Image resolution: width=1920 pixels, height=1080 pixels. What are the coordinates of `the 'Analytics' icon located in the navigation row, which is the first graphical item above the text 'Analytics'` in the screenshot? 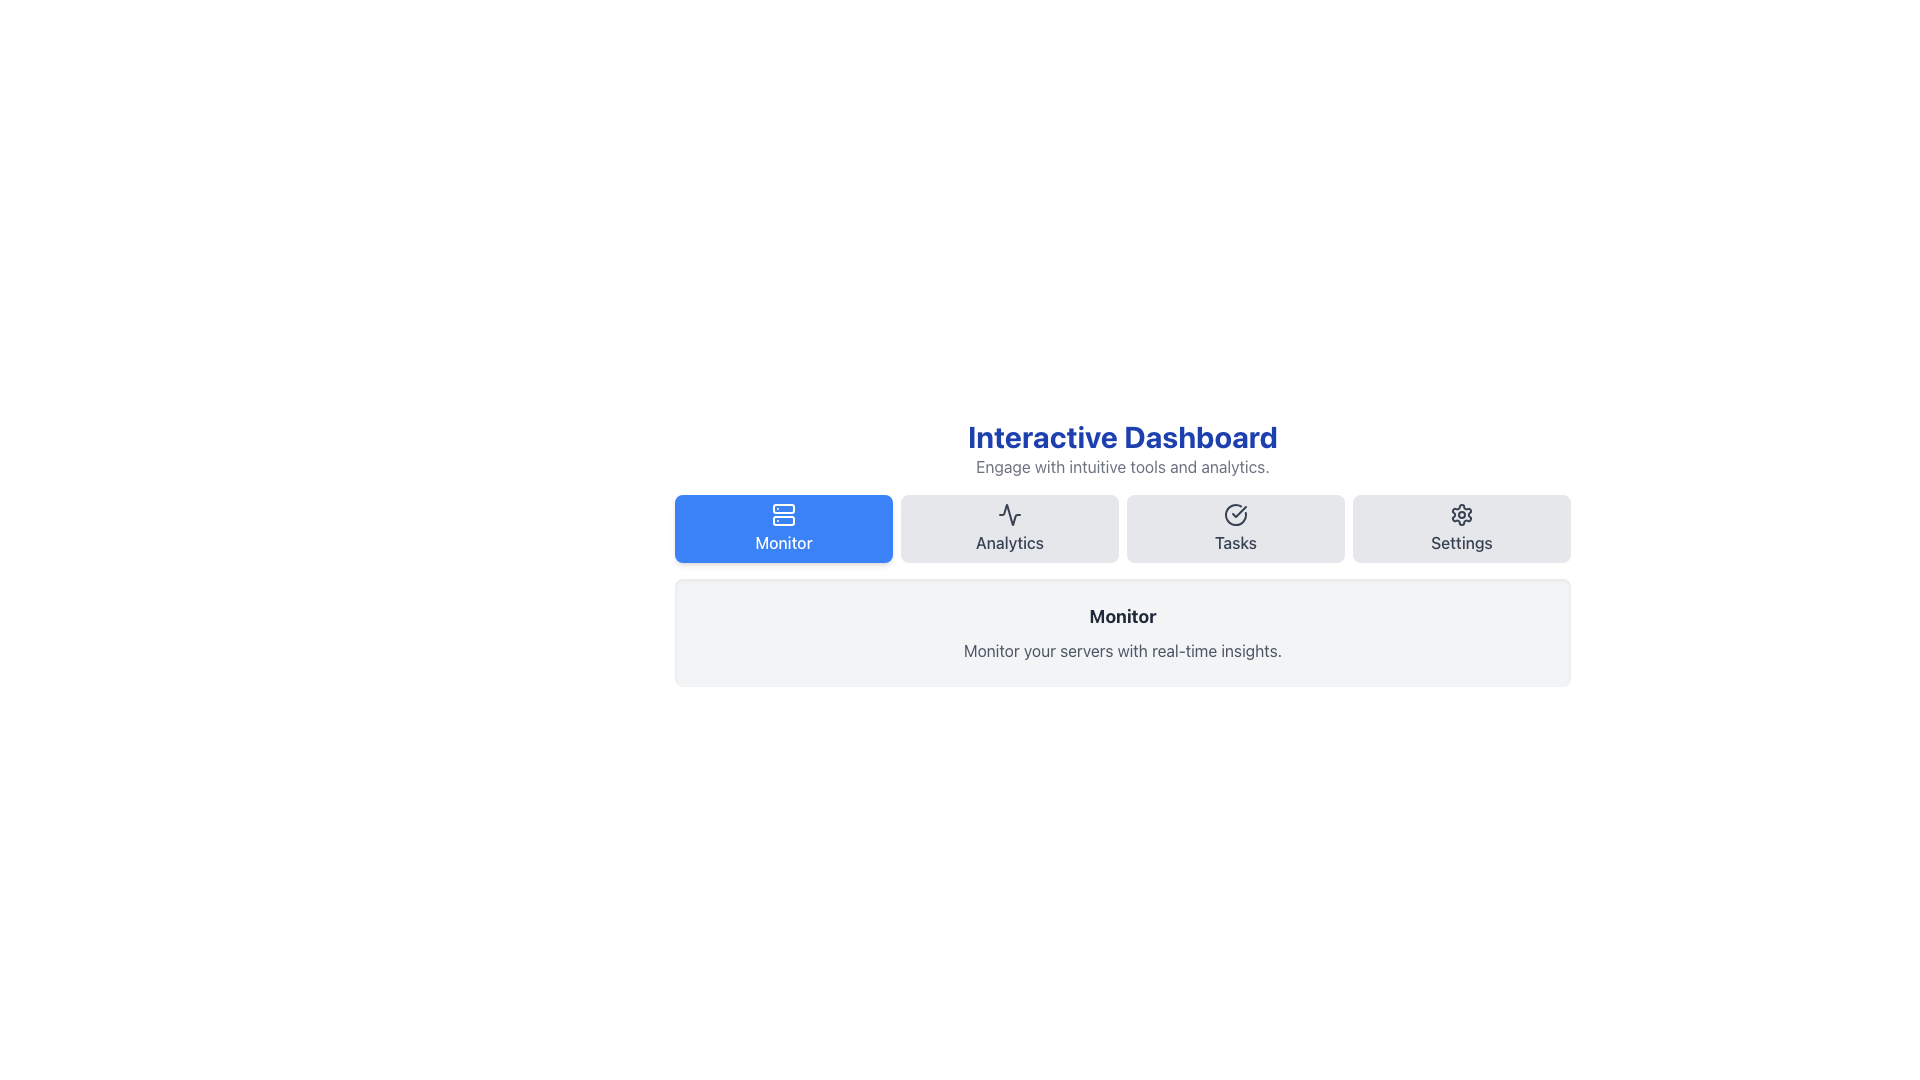 It's located at (1009, 514).